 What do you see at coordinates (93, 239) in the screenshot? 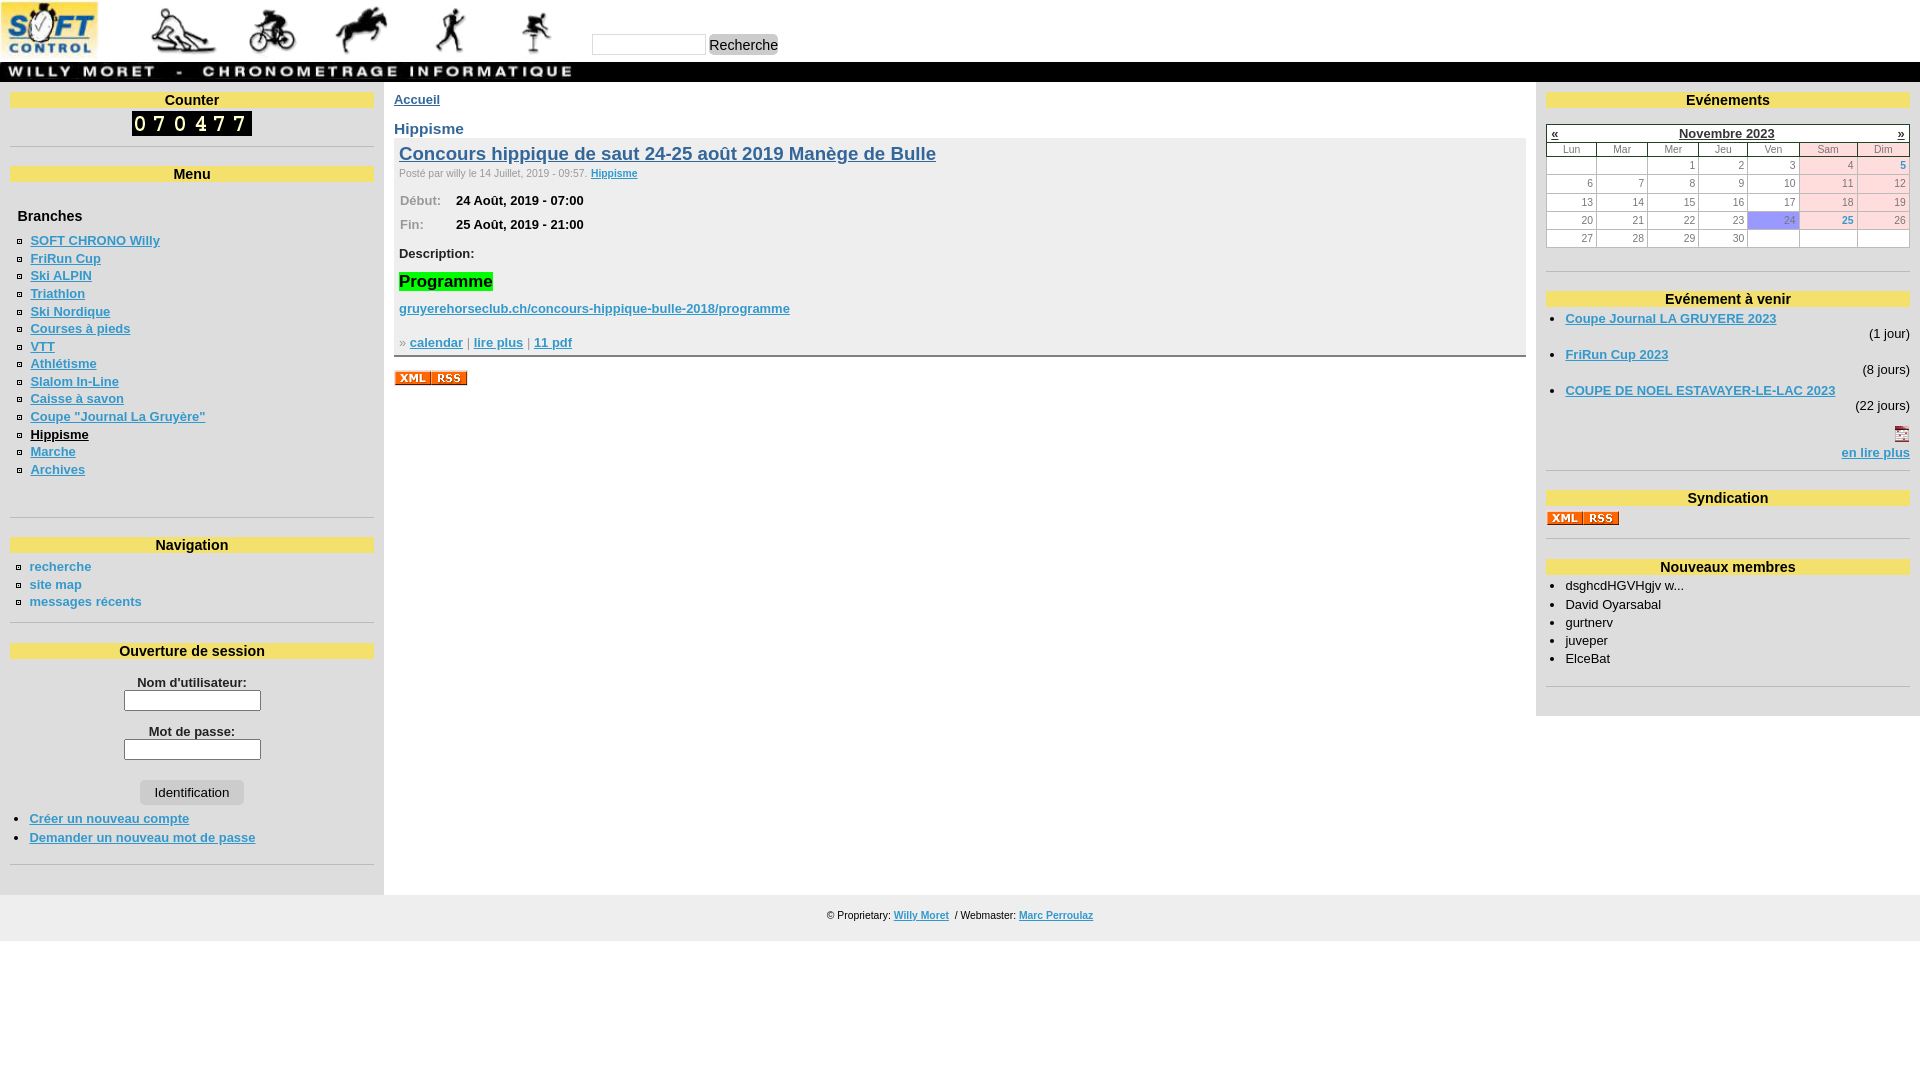
I see `'SOFT CHRONO Willy'` at bounding box center [93, 239].